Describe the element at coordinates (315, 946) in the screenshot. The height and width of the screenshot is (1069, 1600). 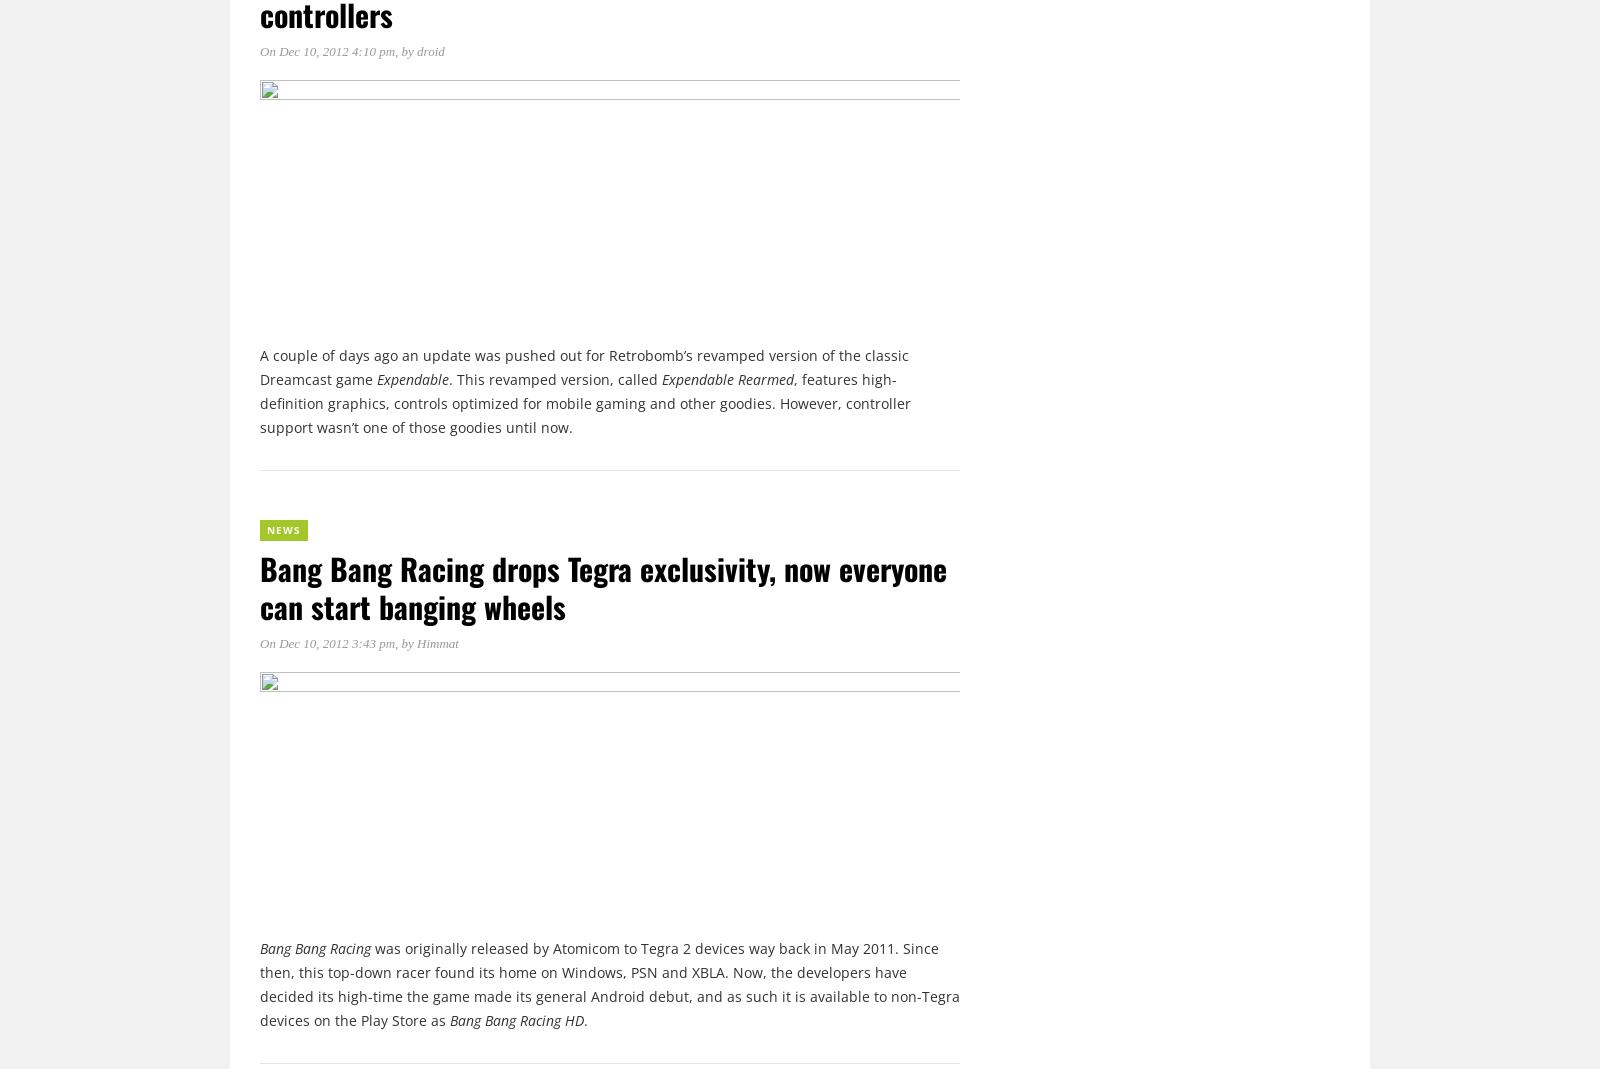
I see `'Bang Bang Racing'` at that location.